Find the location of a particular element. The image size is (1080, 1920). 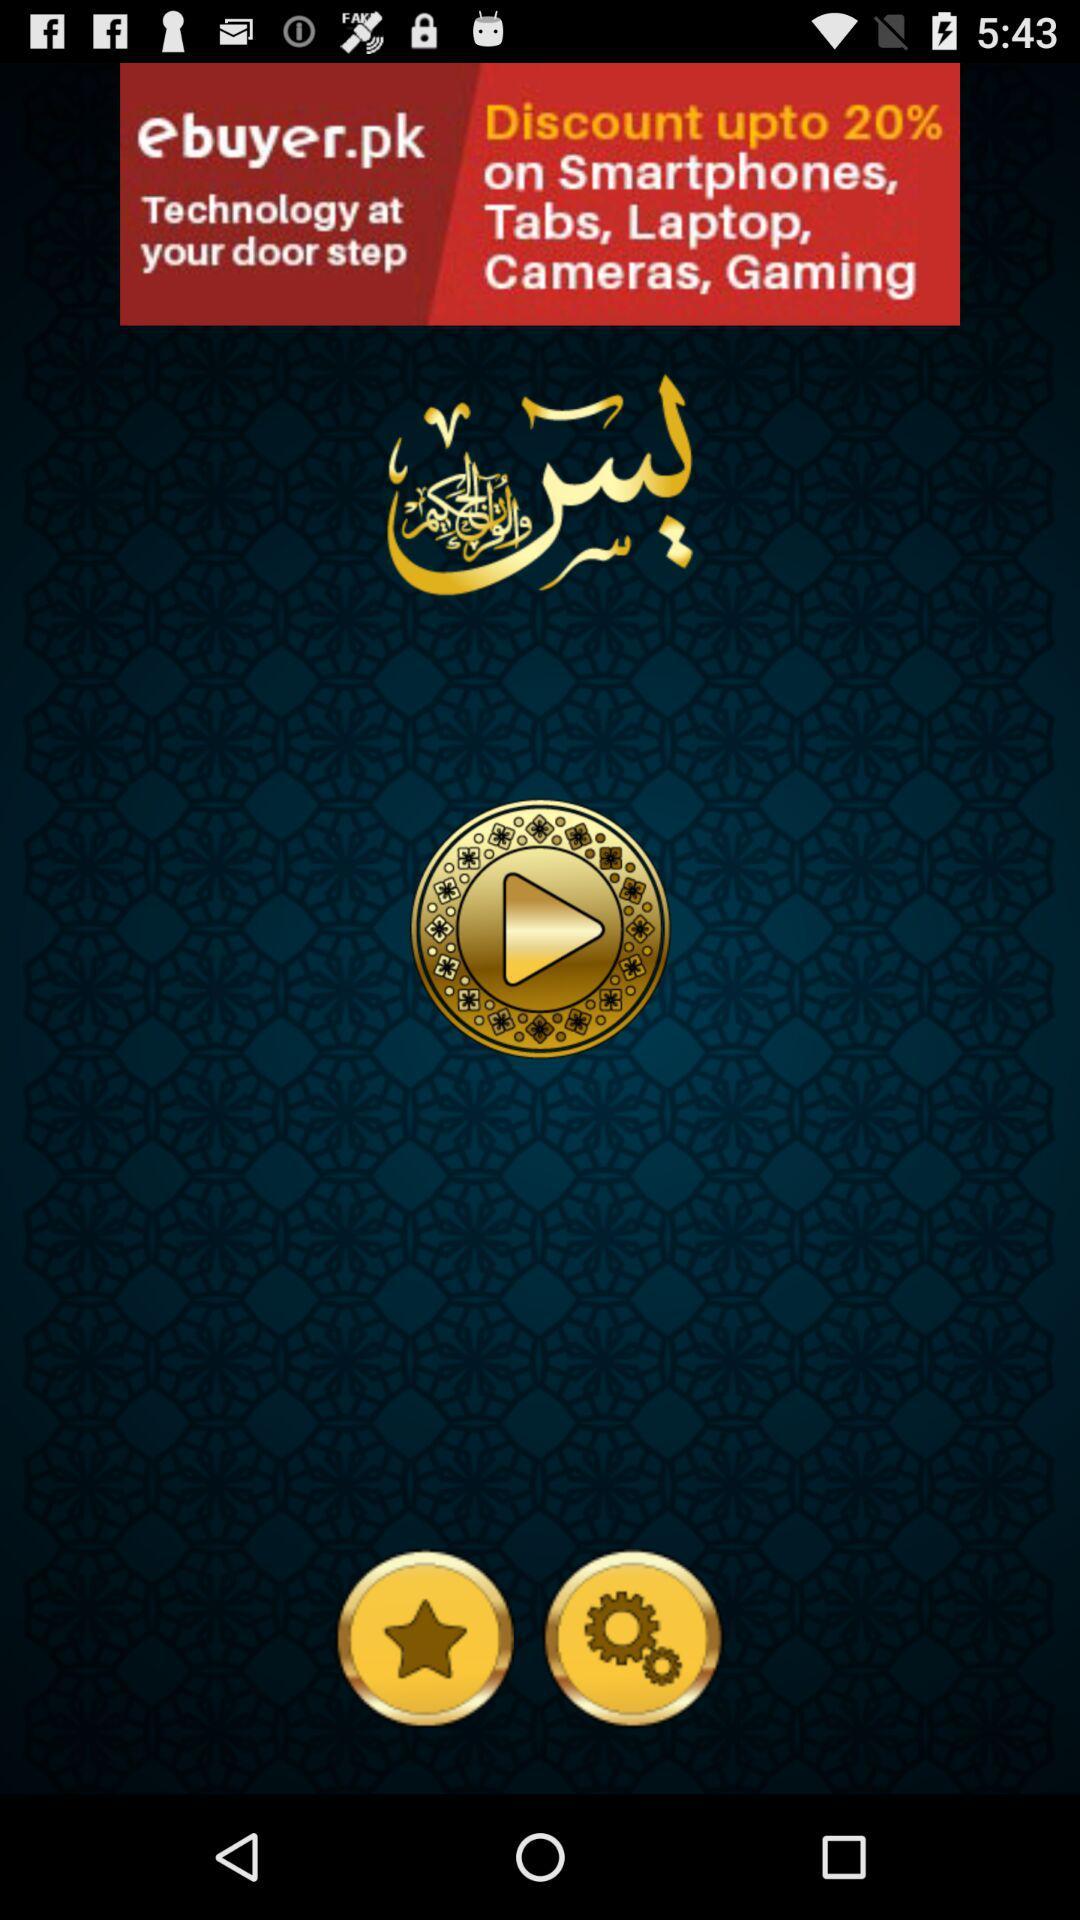

the file is located at coordinates (540, 927).